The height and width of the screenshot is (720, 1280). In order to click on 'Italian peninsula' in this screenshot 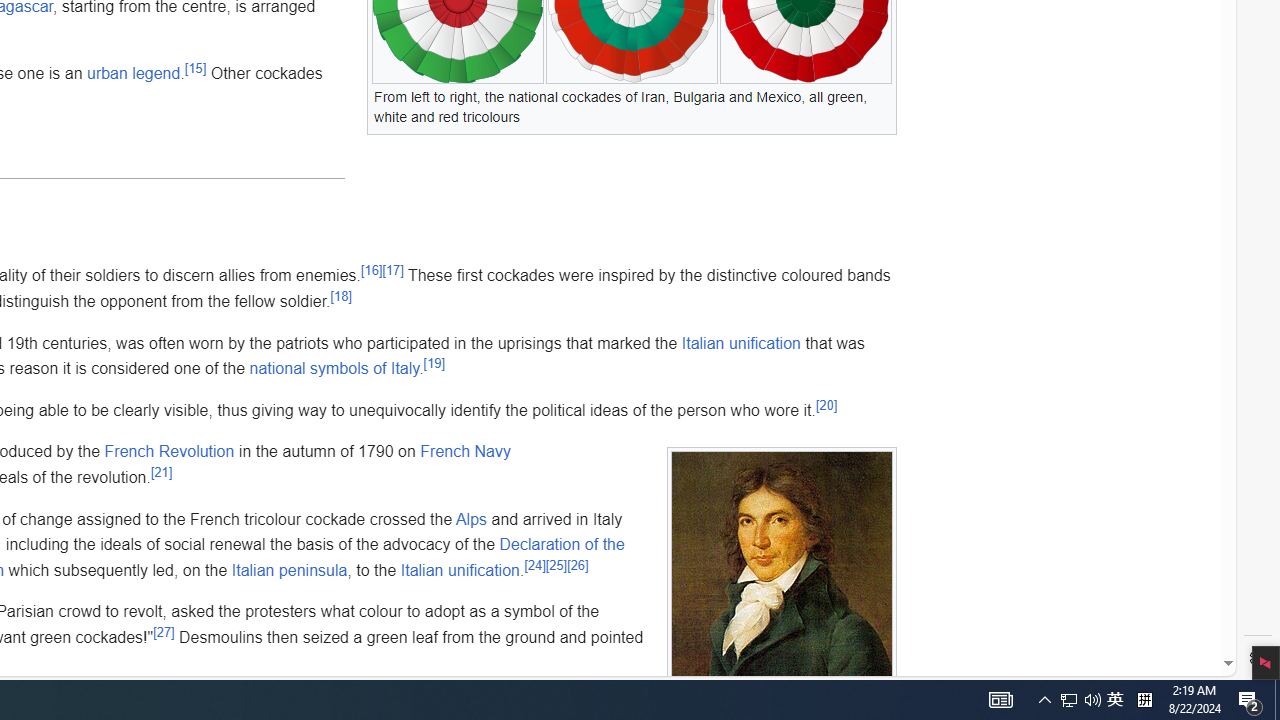, I will do `click(288, 569)`.